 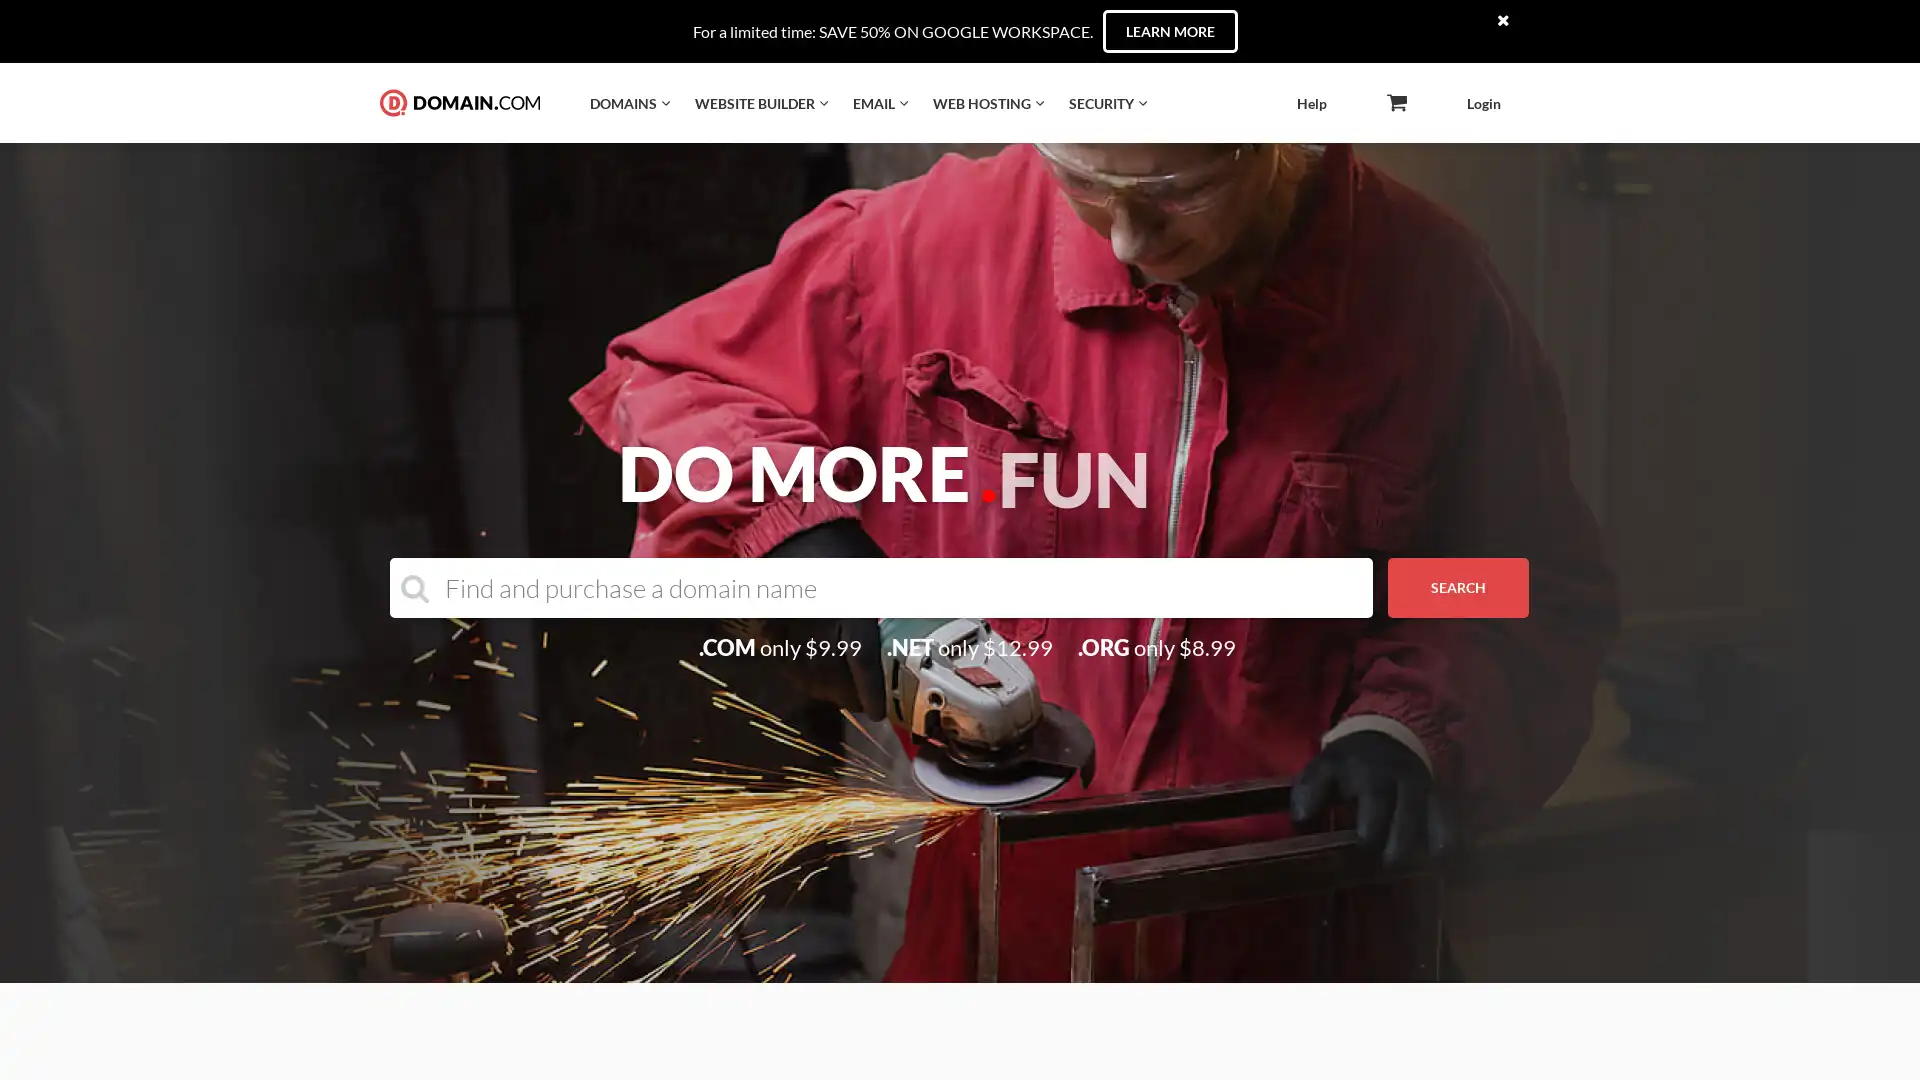 I want to click on SEARCH, so click(x=1458, y=585).